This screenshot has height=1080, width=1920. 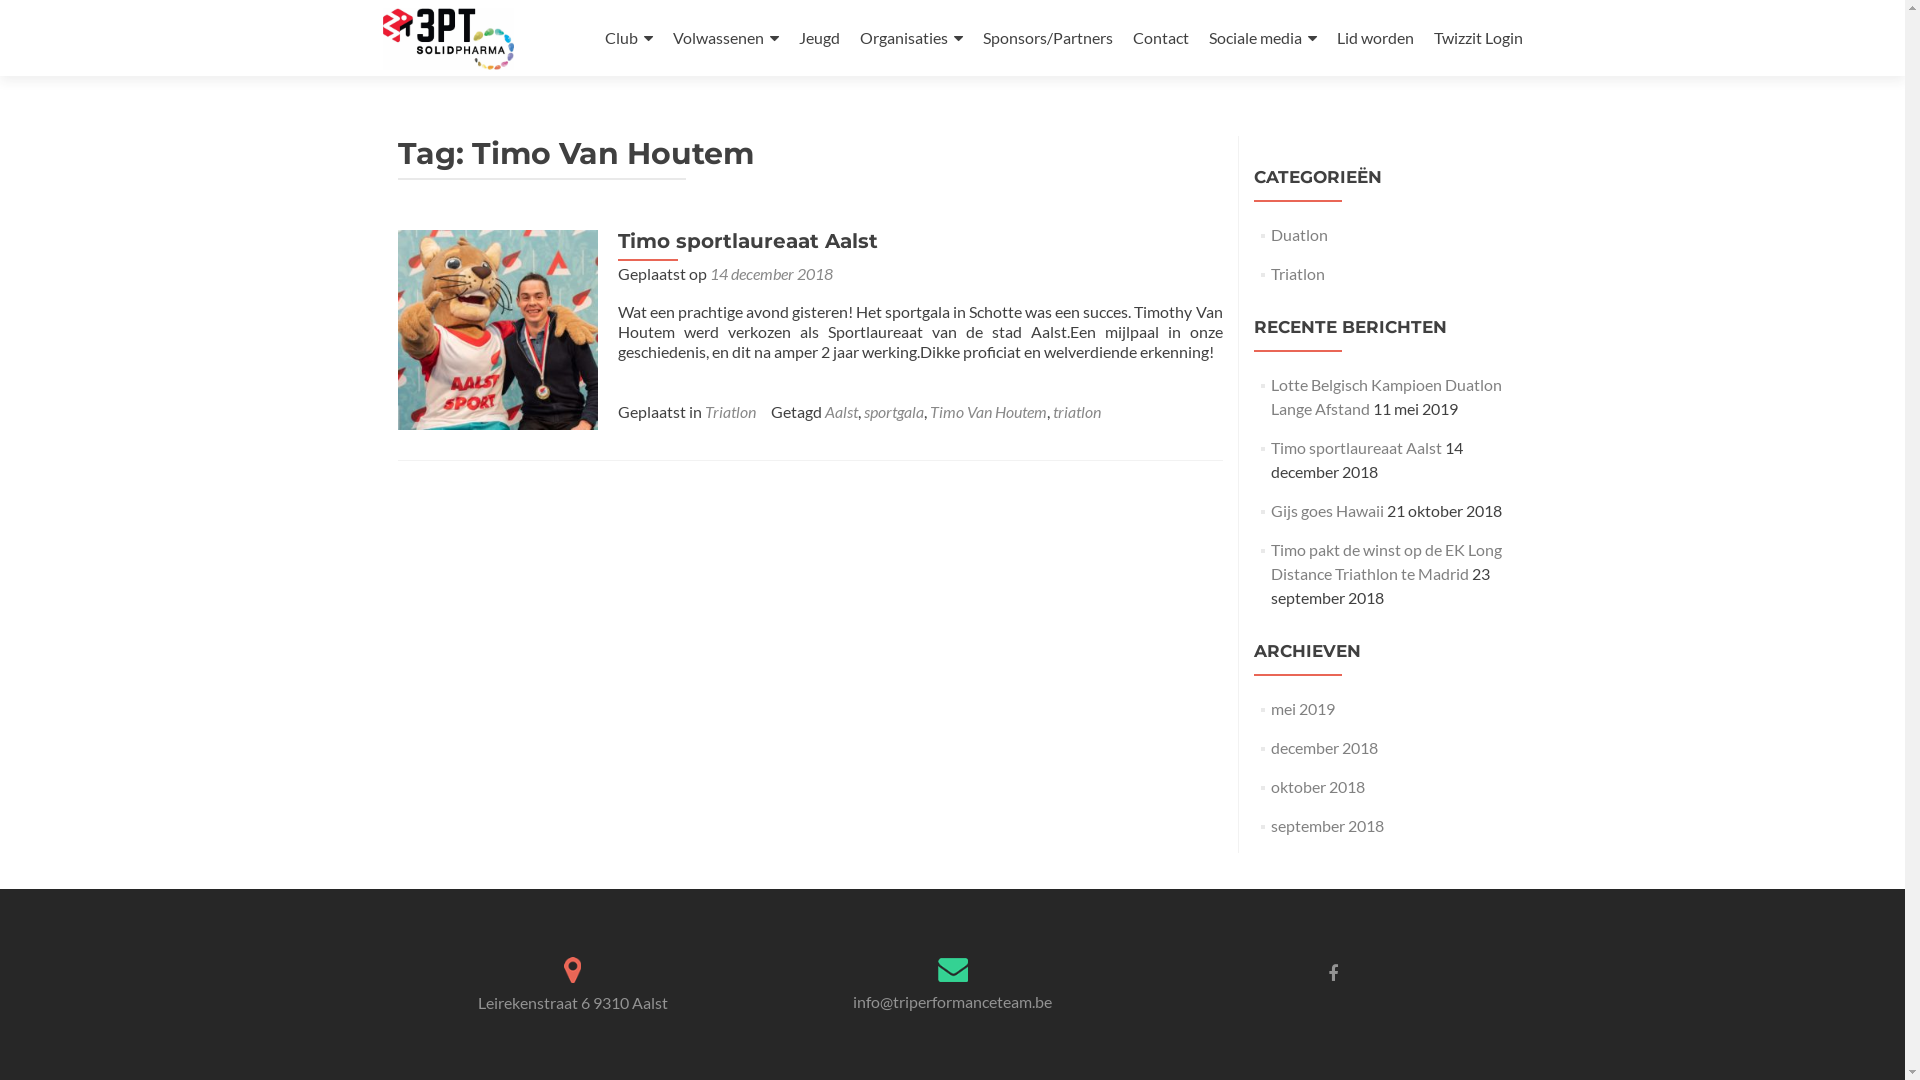 What do you see at coordinates (892, 410) in the screenshot?
I see `'sportgala'` at bounding box center [892, 410].